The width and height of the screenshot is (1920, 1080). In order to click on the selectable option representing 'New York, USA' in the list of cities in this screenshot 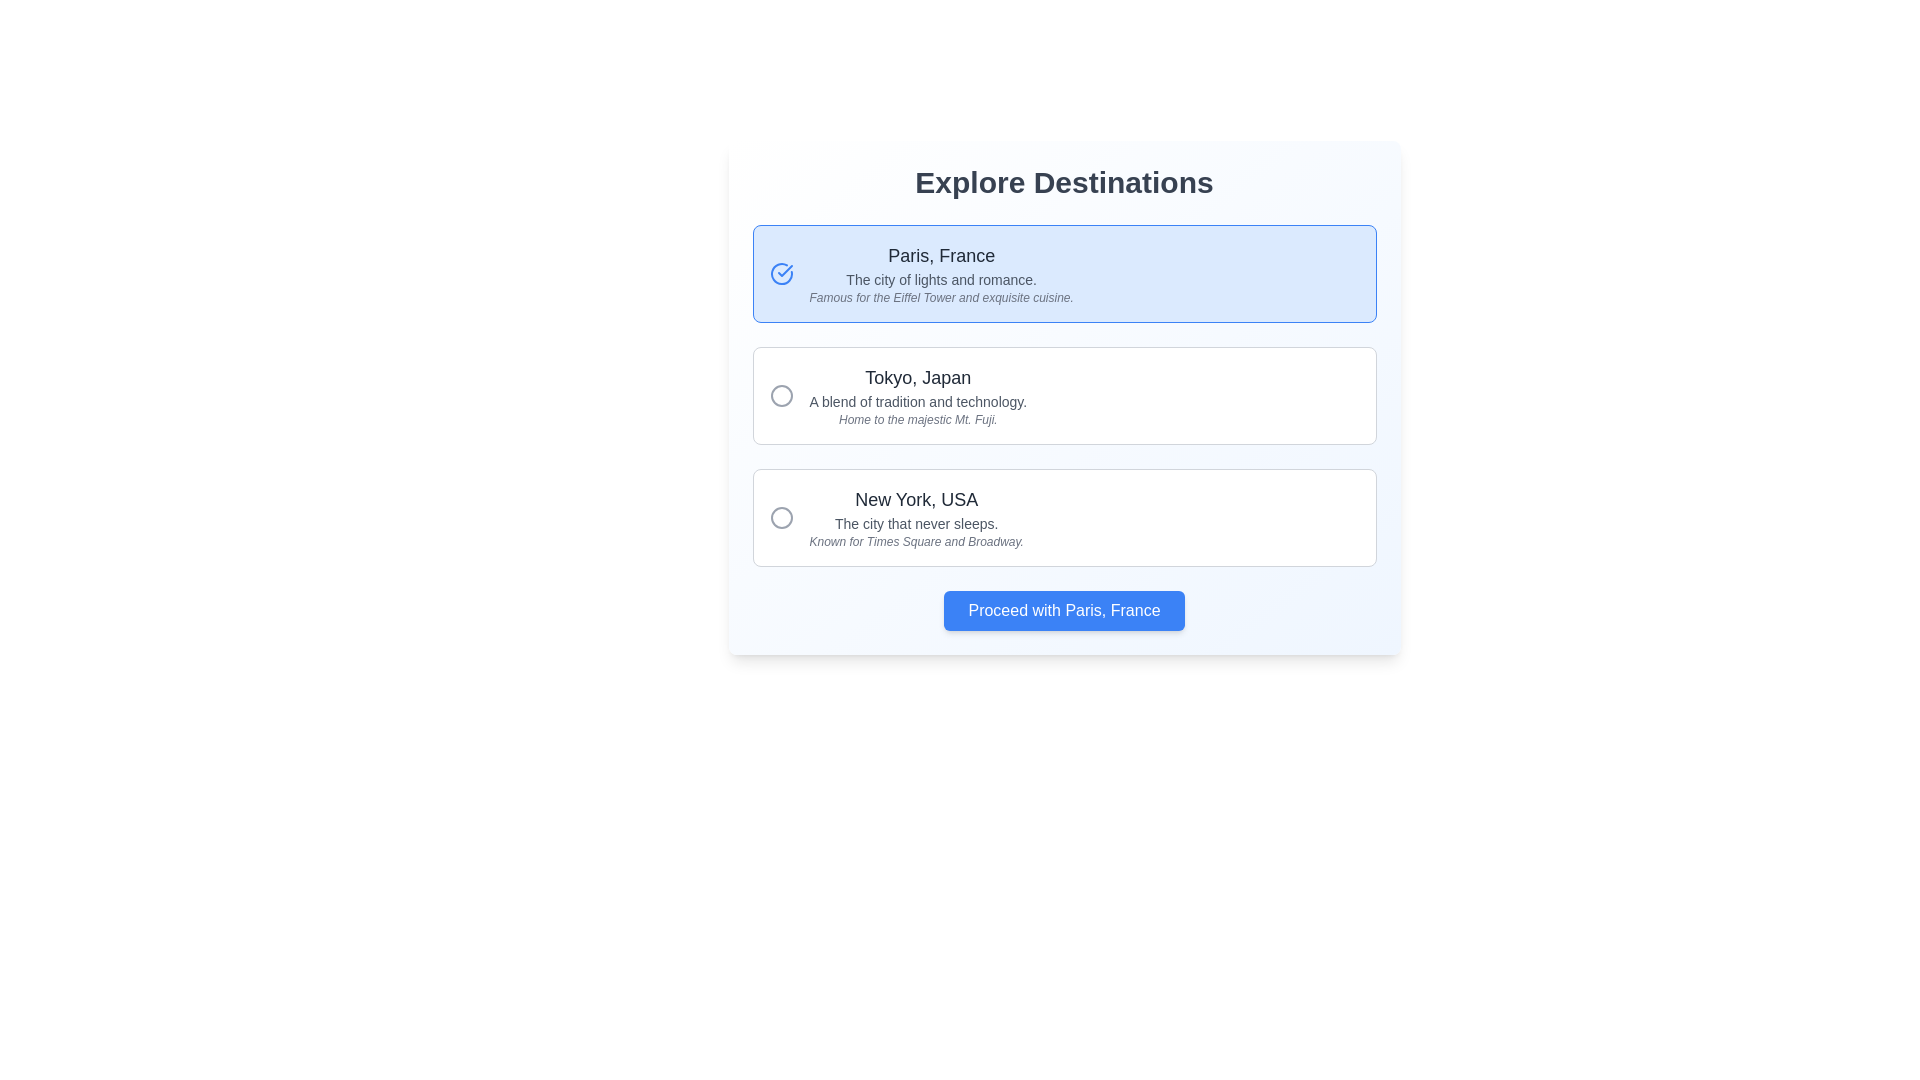, I will do `click(915, 516)`.